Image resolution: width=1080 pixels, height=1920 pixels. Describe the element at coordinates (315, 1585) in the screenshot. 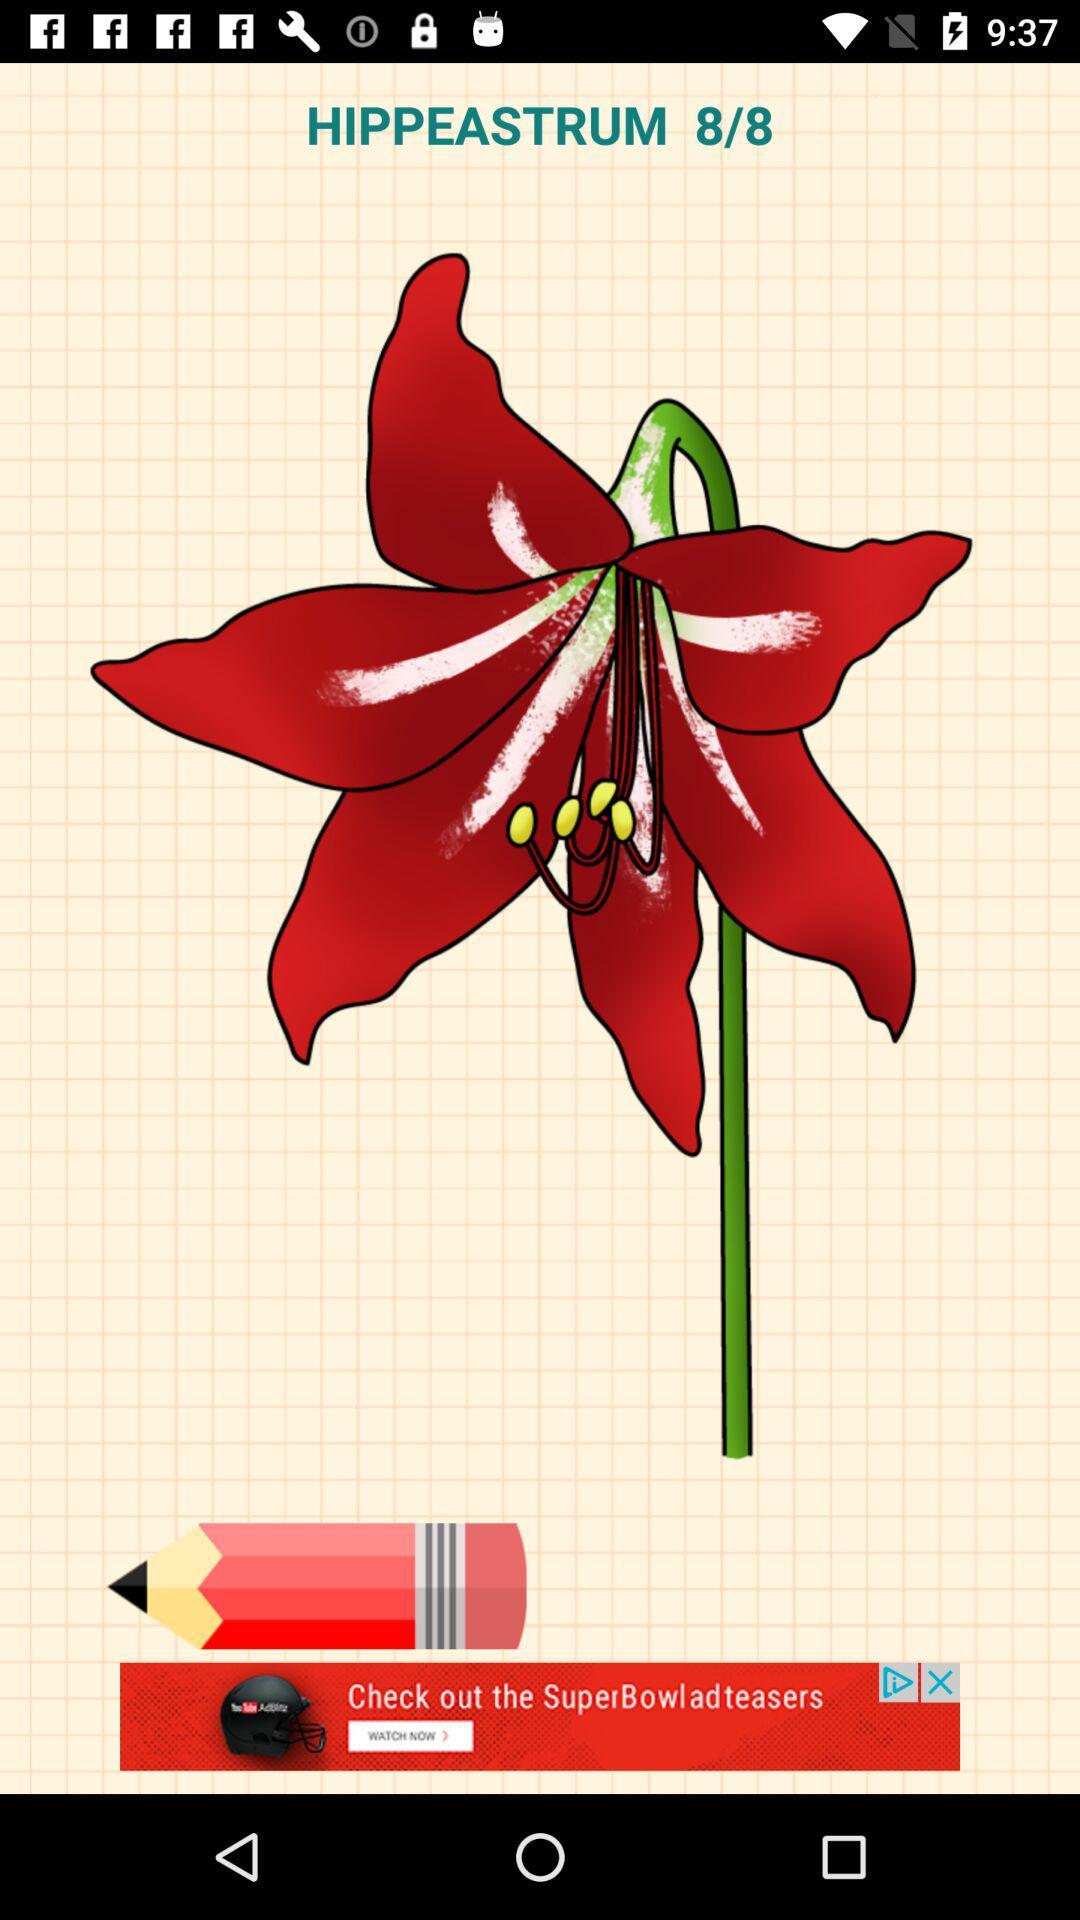

I see `pencil tool` at that location.